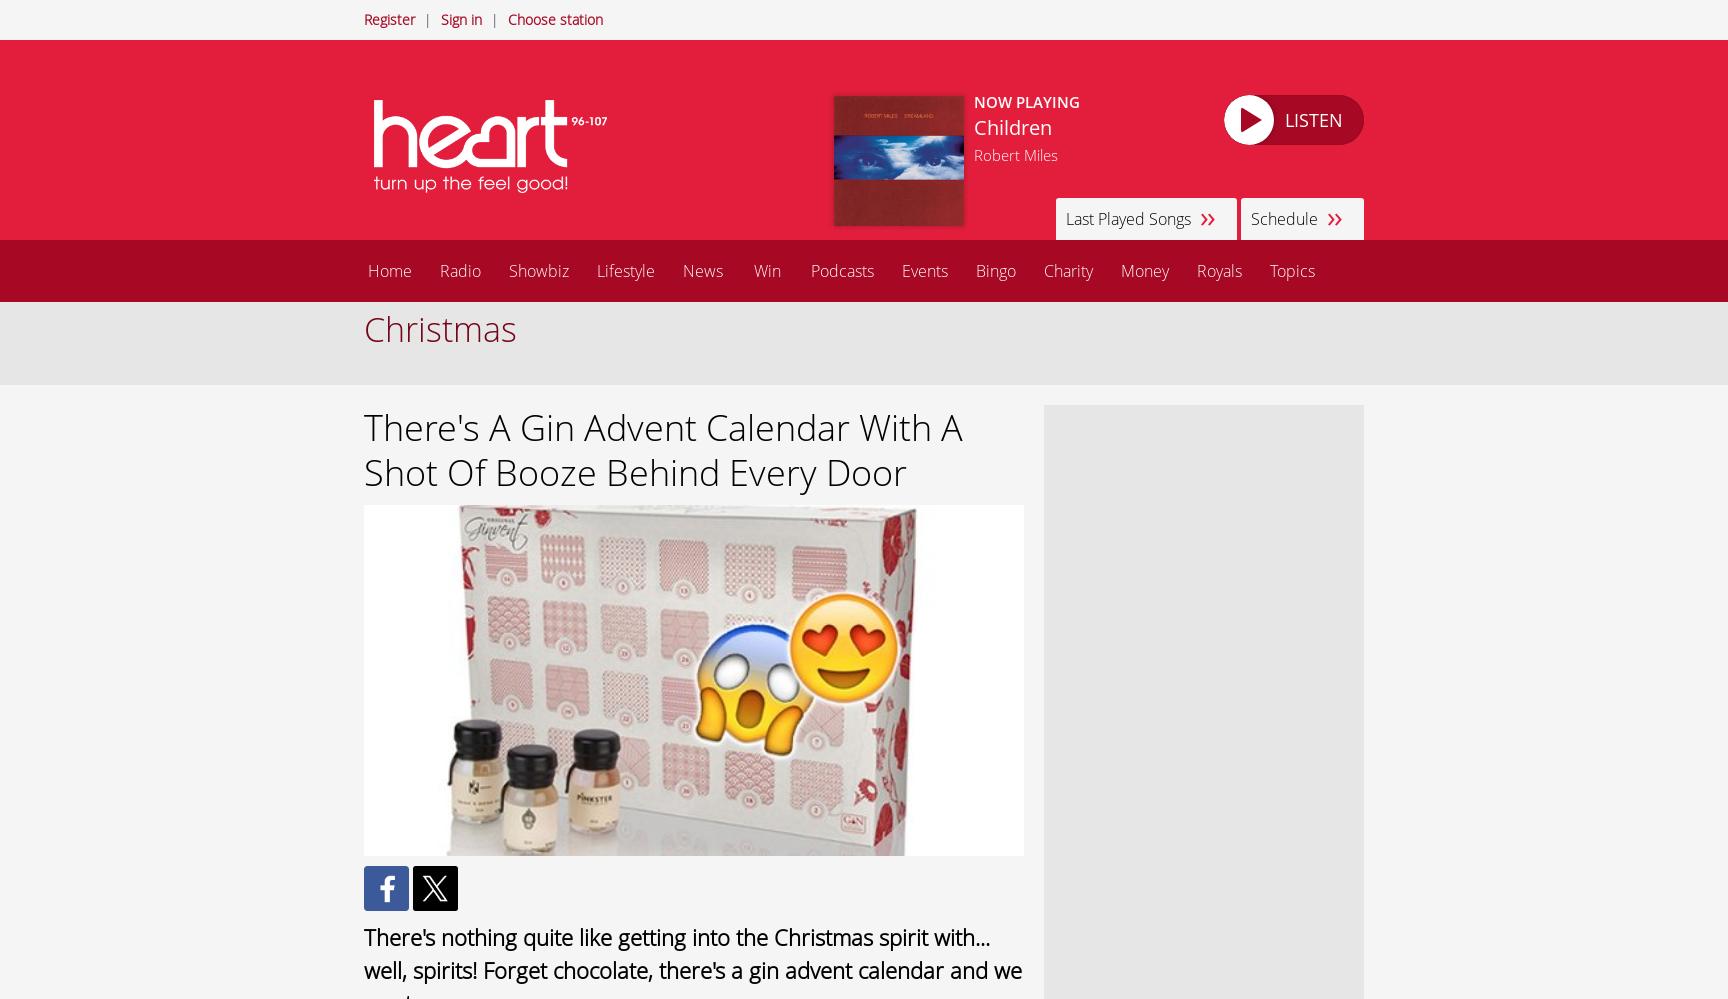 This screenshot has width=1728, height=999. Describe the element at coordinates (1015, 155) in the screenshot. I see `'Robert Miles'` at that location.